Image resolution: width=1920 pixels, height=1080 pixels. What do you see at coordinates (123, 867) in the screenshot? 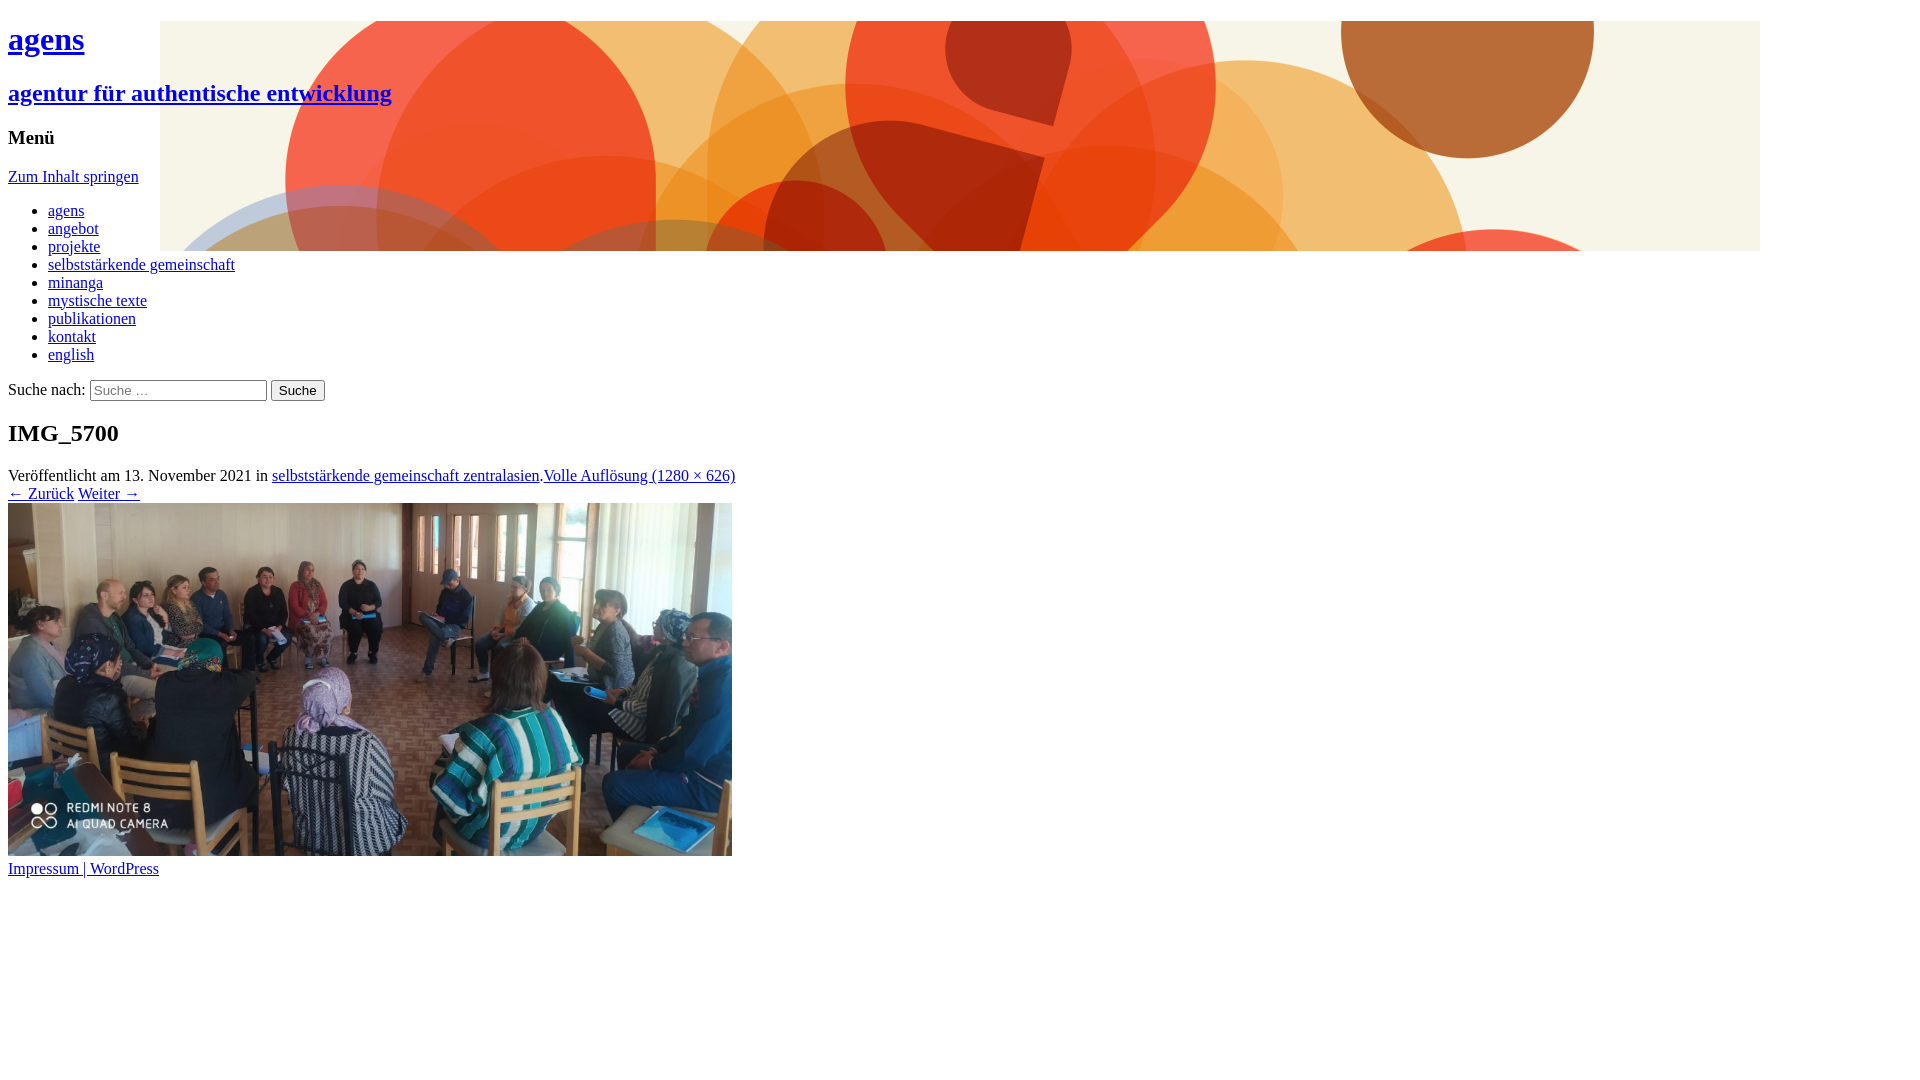
I see `'WordPress'` at bounding box center [123, 867].